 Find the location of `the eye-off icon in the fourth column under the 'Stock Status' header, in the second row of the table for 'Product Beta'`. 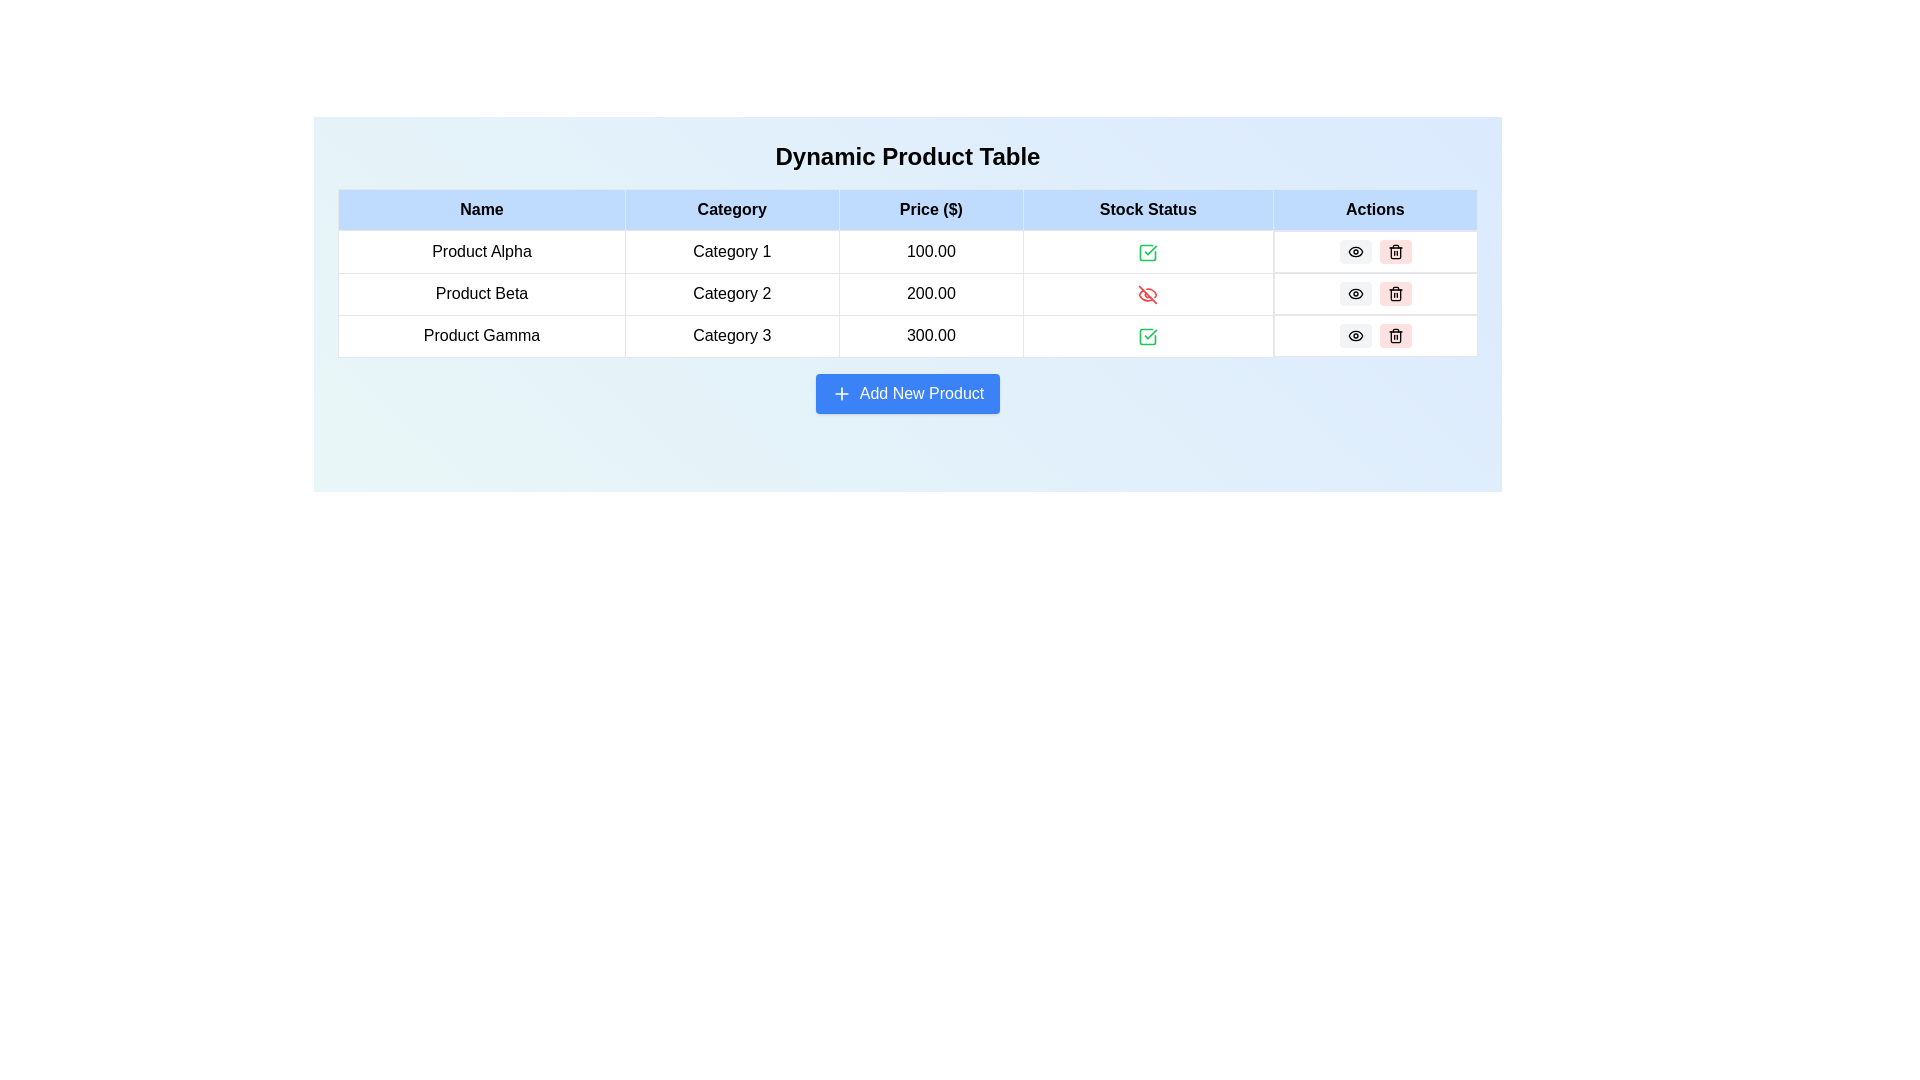

the eye-off icon in the fourth column under the 'Stock Status' header, in the second row of the table for 'Product Beta' is located at coordinates (1148, 293).